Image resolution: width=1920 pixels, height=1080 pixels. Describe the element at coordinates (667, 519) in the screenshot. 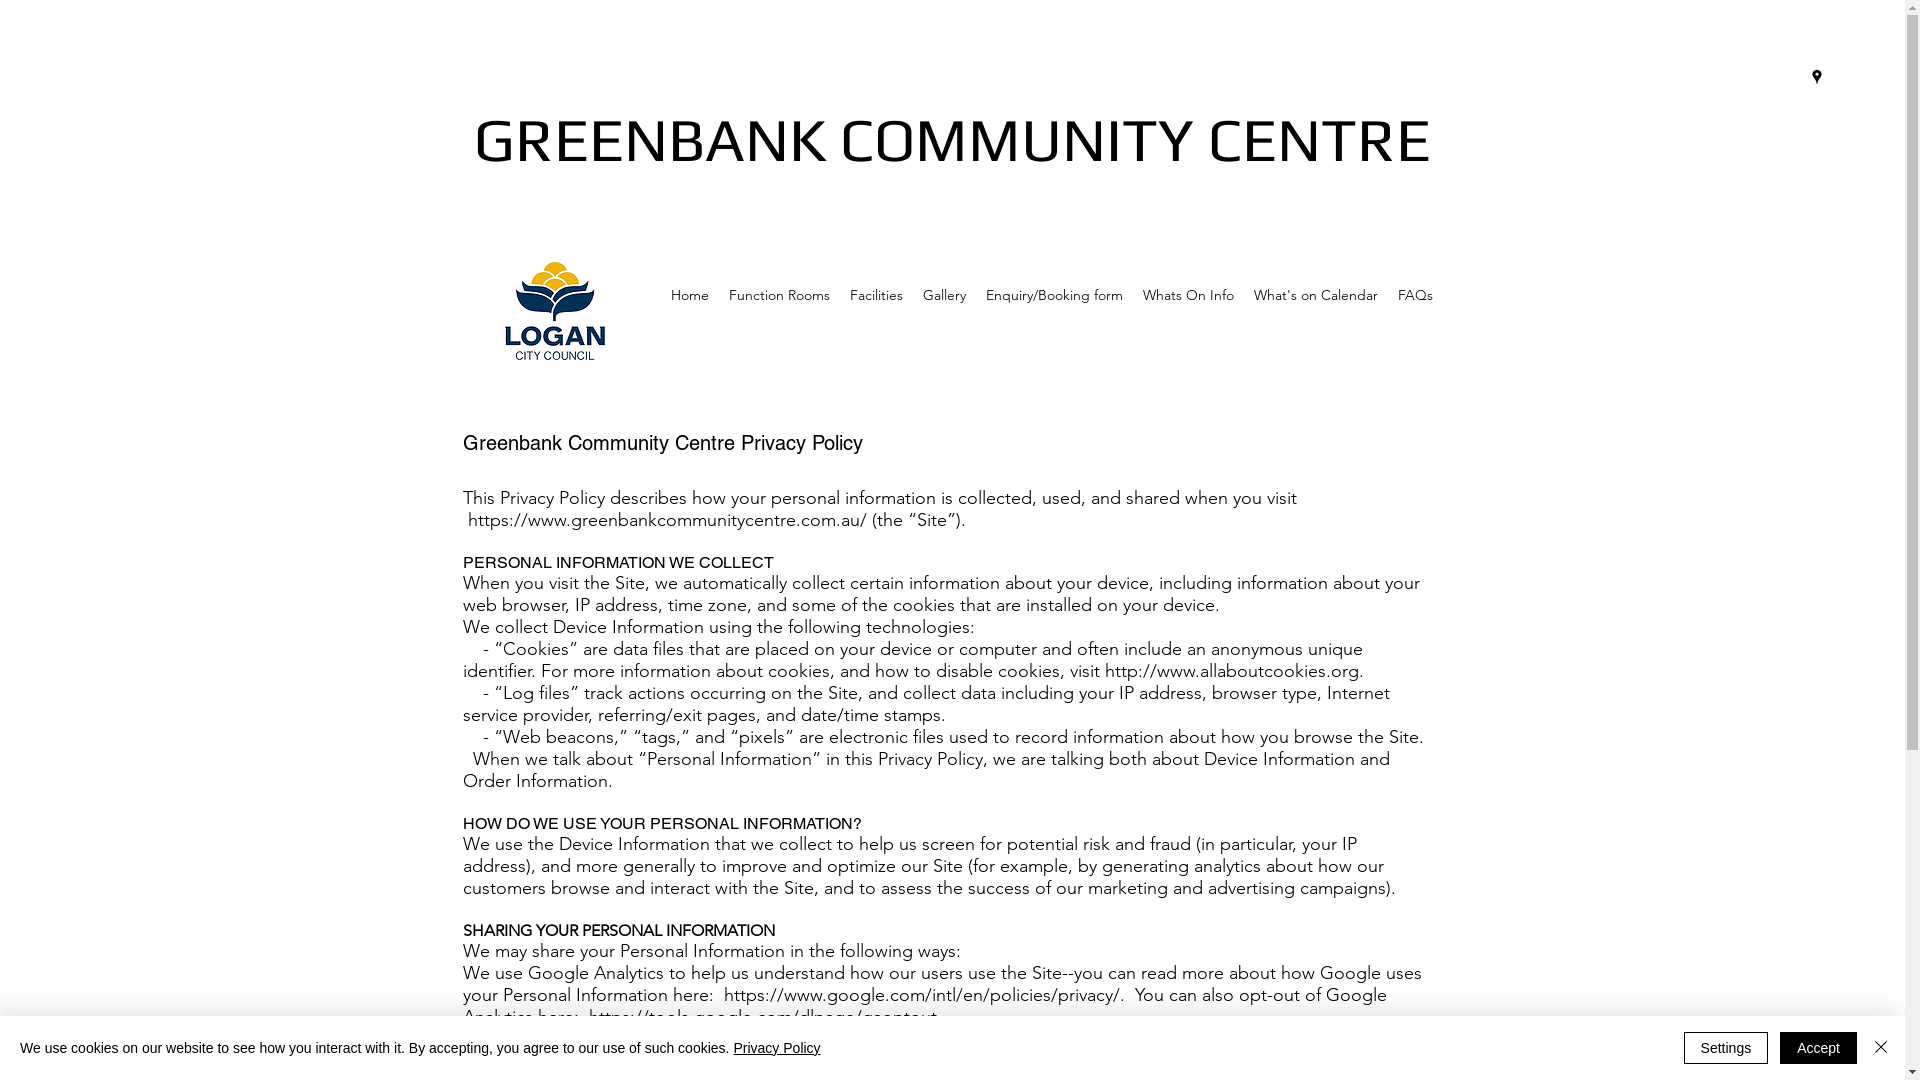

I see `'https://www.greenbankcommunitycentre.com.au/'` at that location.